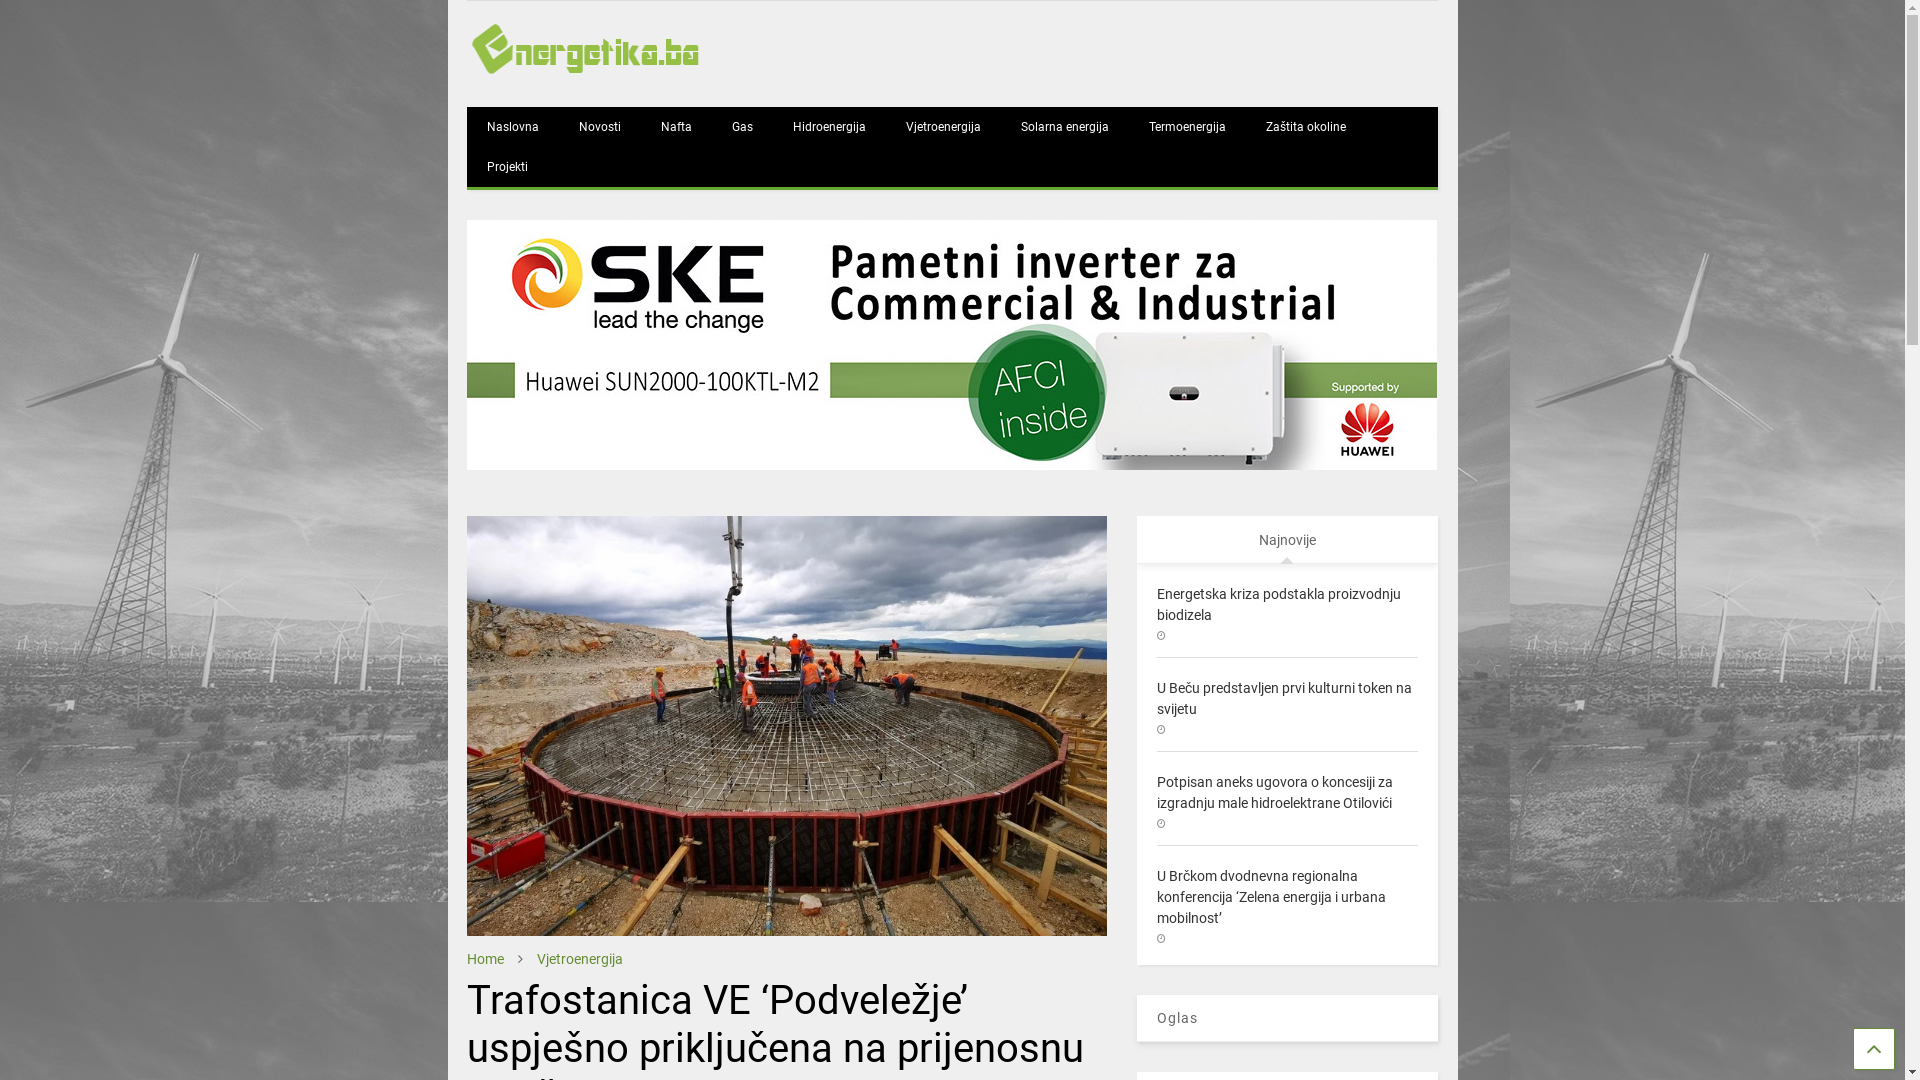 The height and width of the screenshot is (1080, 1920). What do you see at coordinates (513, 127) in the screenshot?
I see `'Naslovna'` at bounding box center [513, 127].